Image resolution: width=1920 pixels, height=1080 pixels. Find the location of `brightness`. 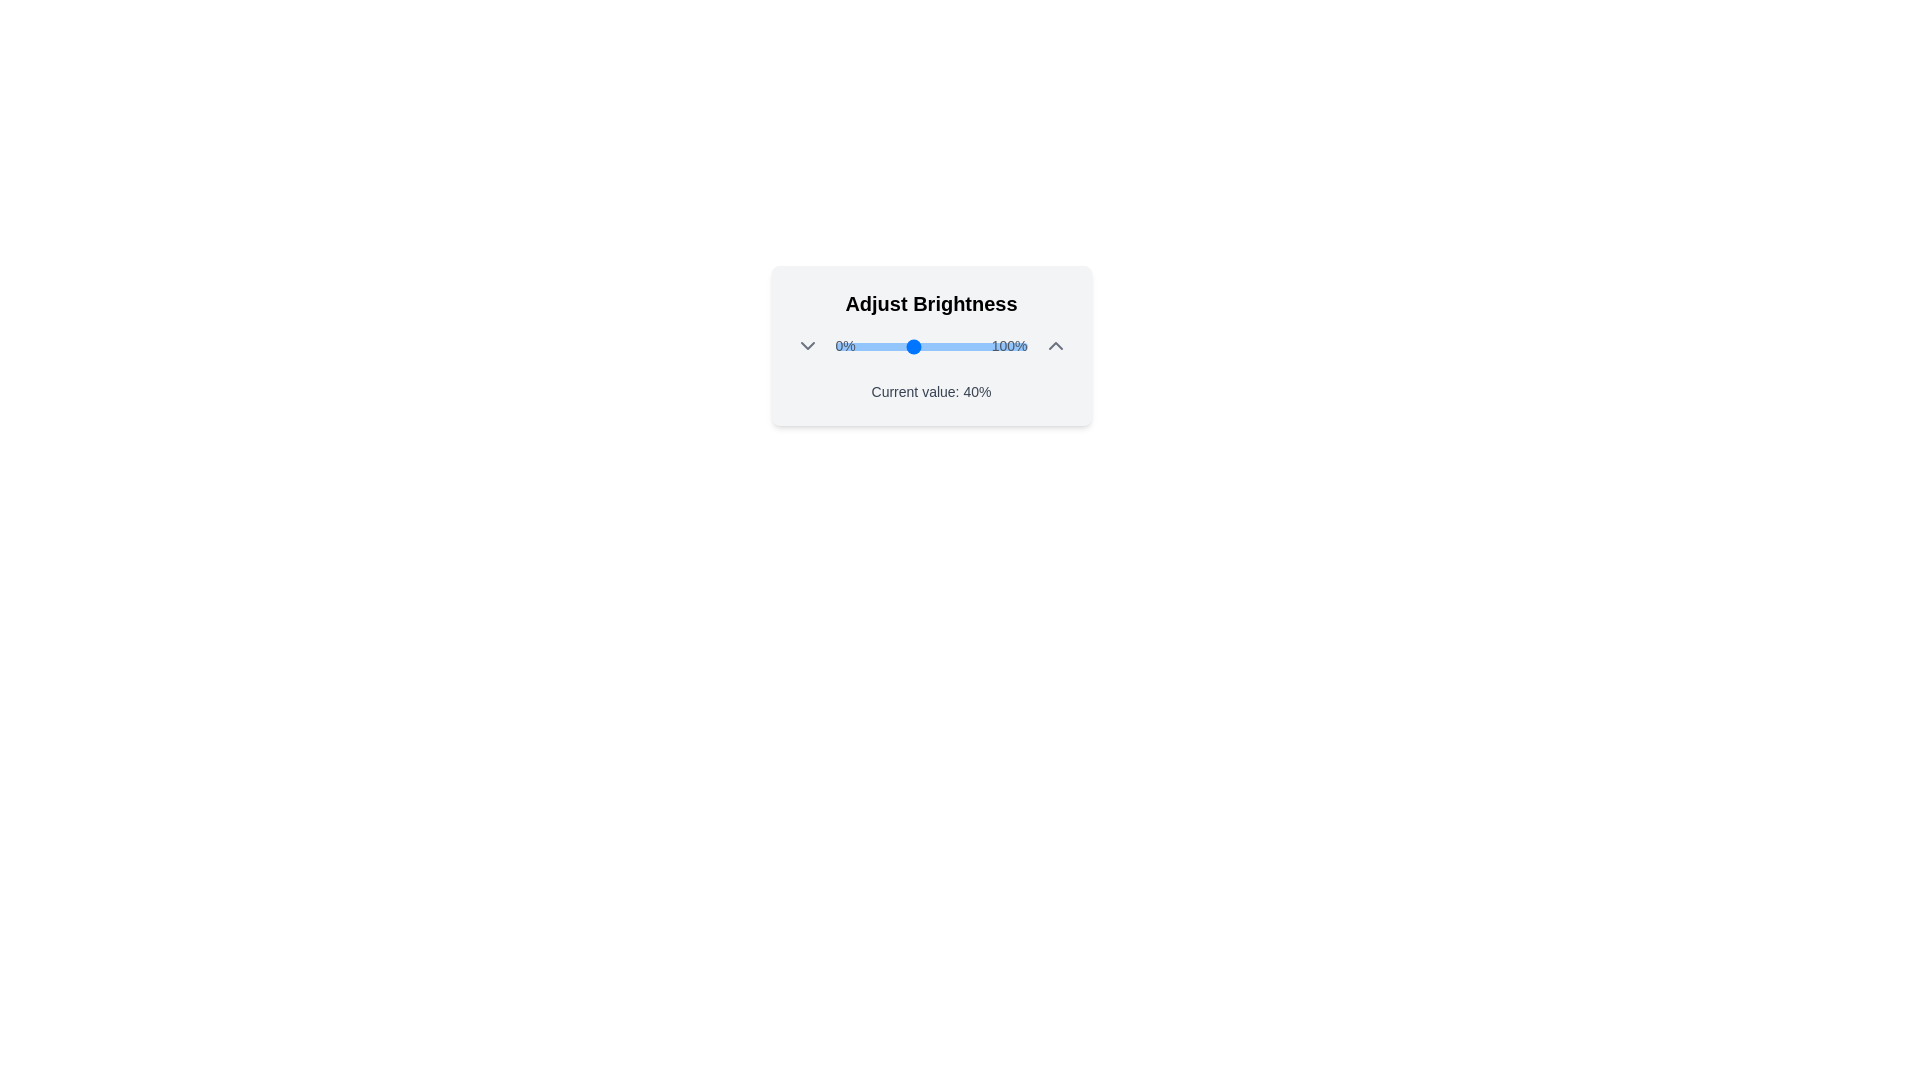

brightness is located at coordinates (922, 346).